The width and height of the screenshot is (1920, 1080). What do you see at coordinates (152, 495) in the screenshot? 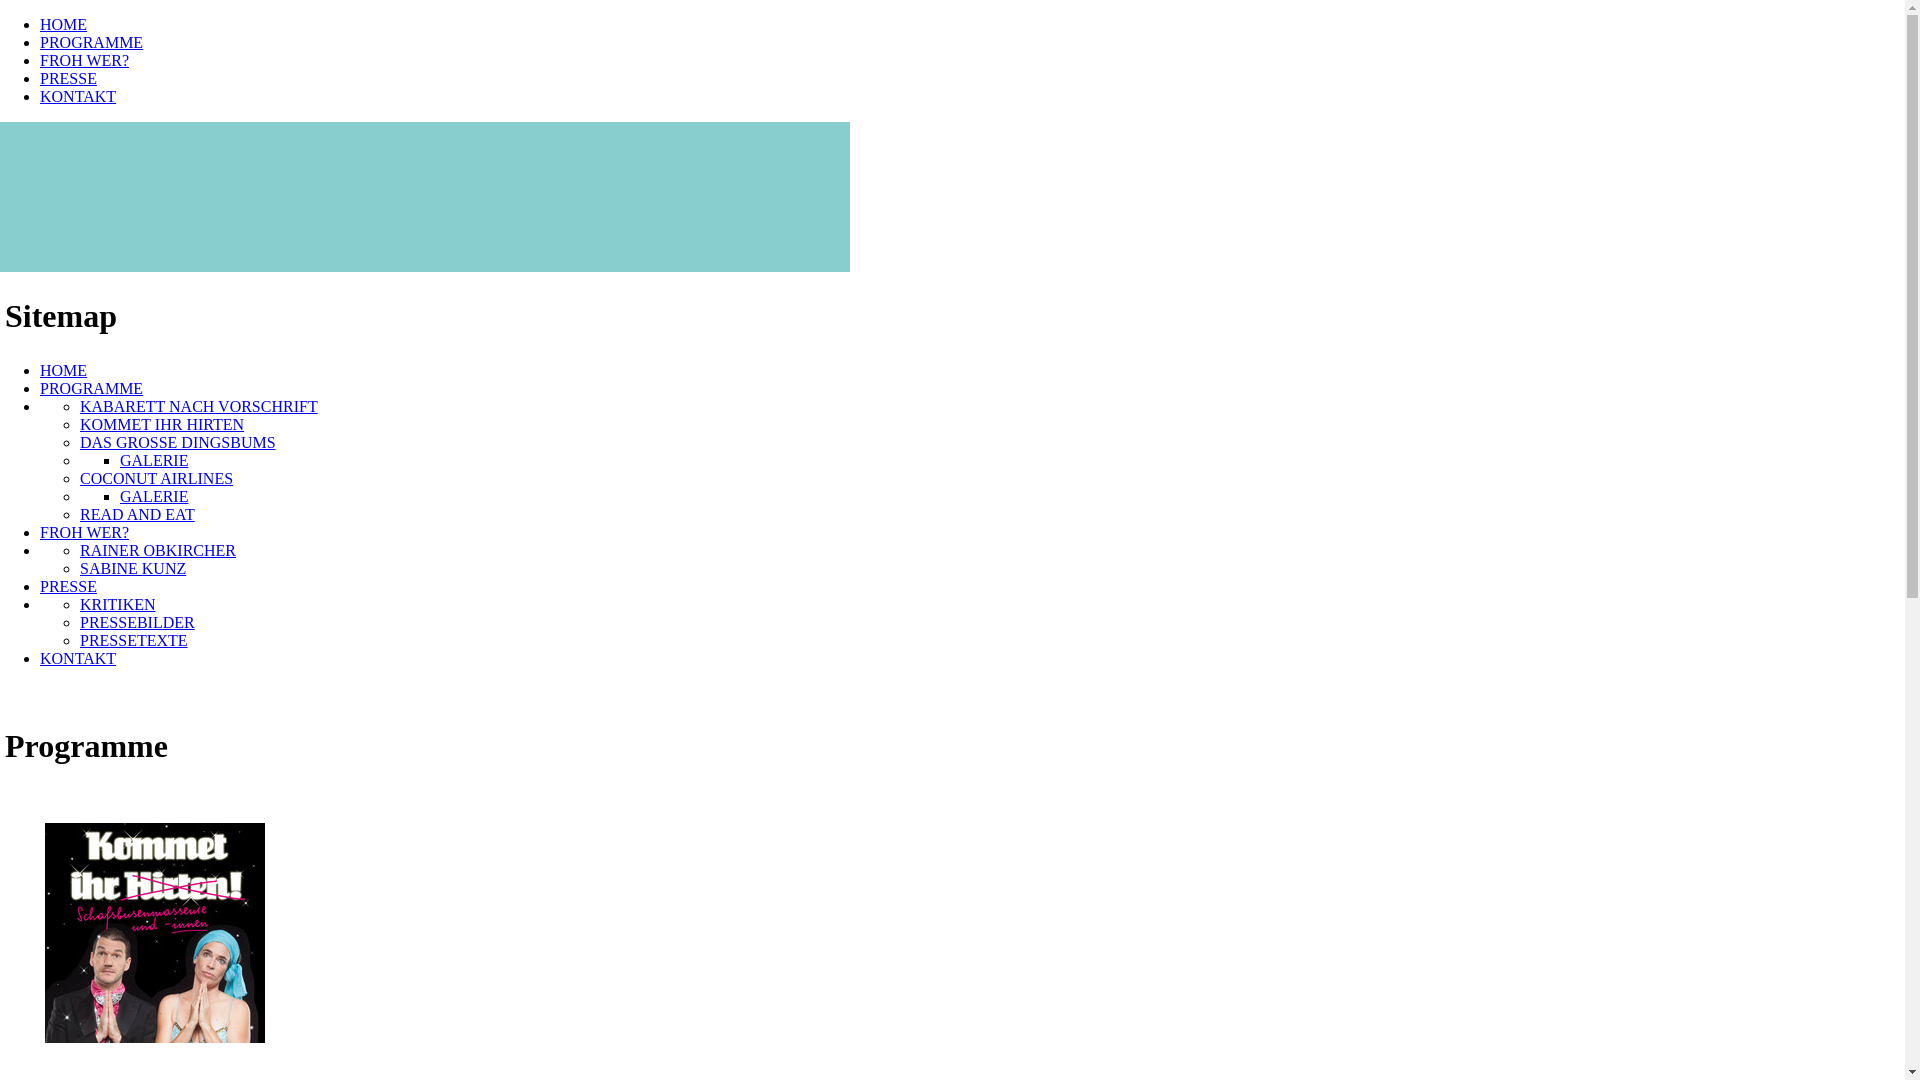
I see `'GALERIE'` at bounding box center [152, 495].